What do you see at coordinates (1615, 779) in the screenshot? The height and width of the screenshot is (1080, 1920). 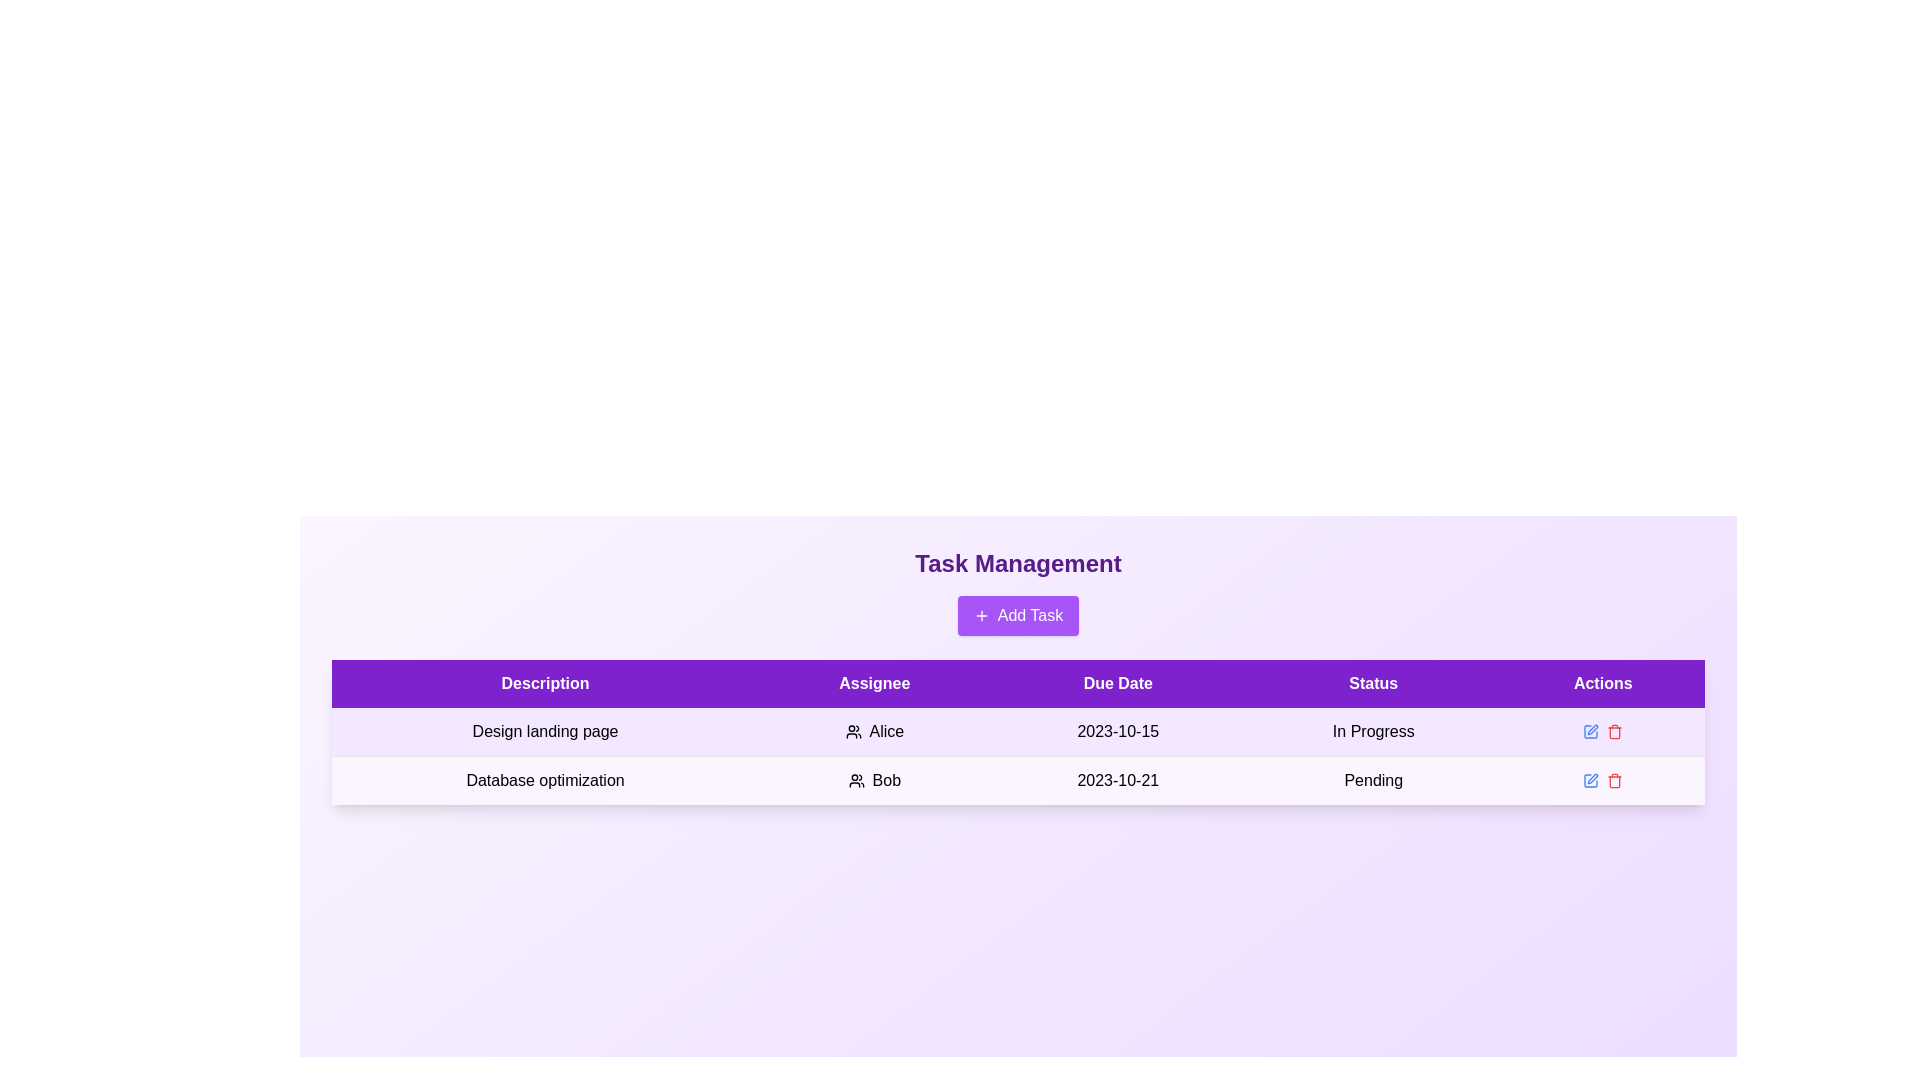 I see `the delete button located as the second icon in the 'Actions' column of the last row in the table` at bounding box center [1615, 779].